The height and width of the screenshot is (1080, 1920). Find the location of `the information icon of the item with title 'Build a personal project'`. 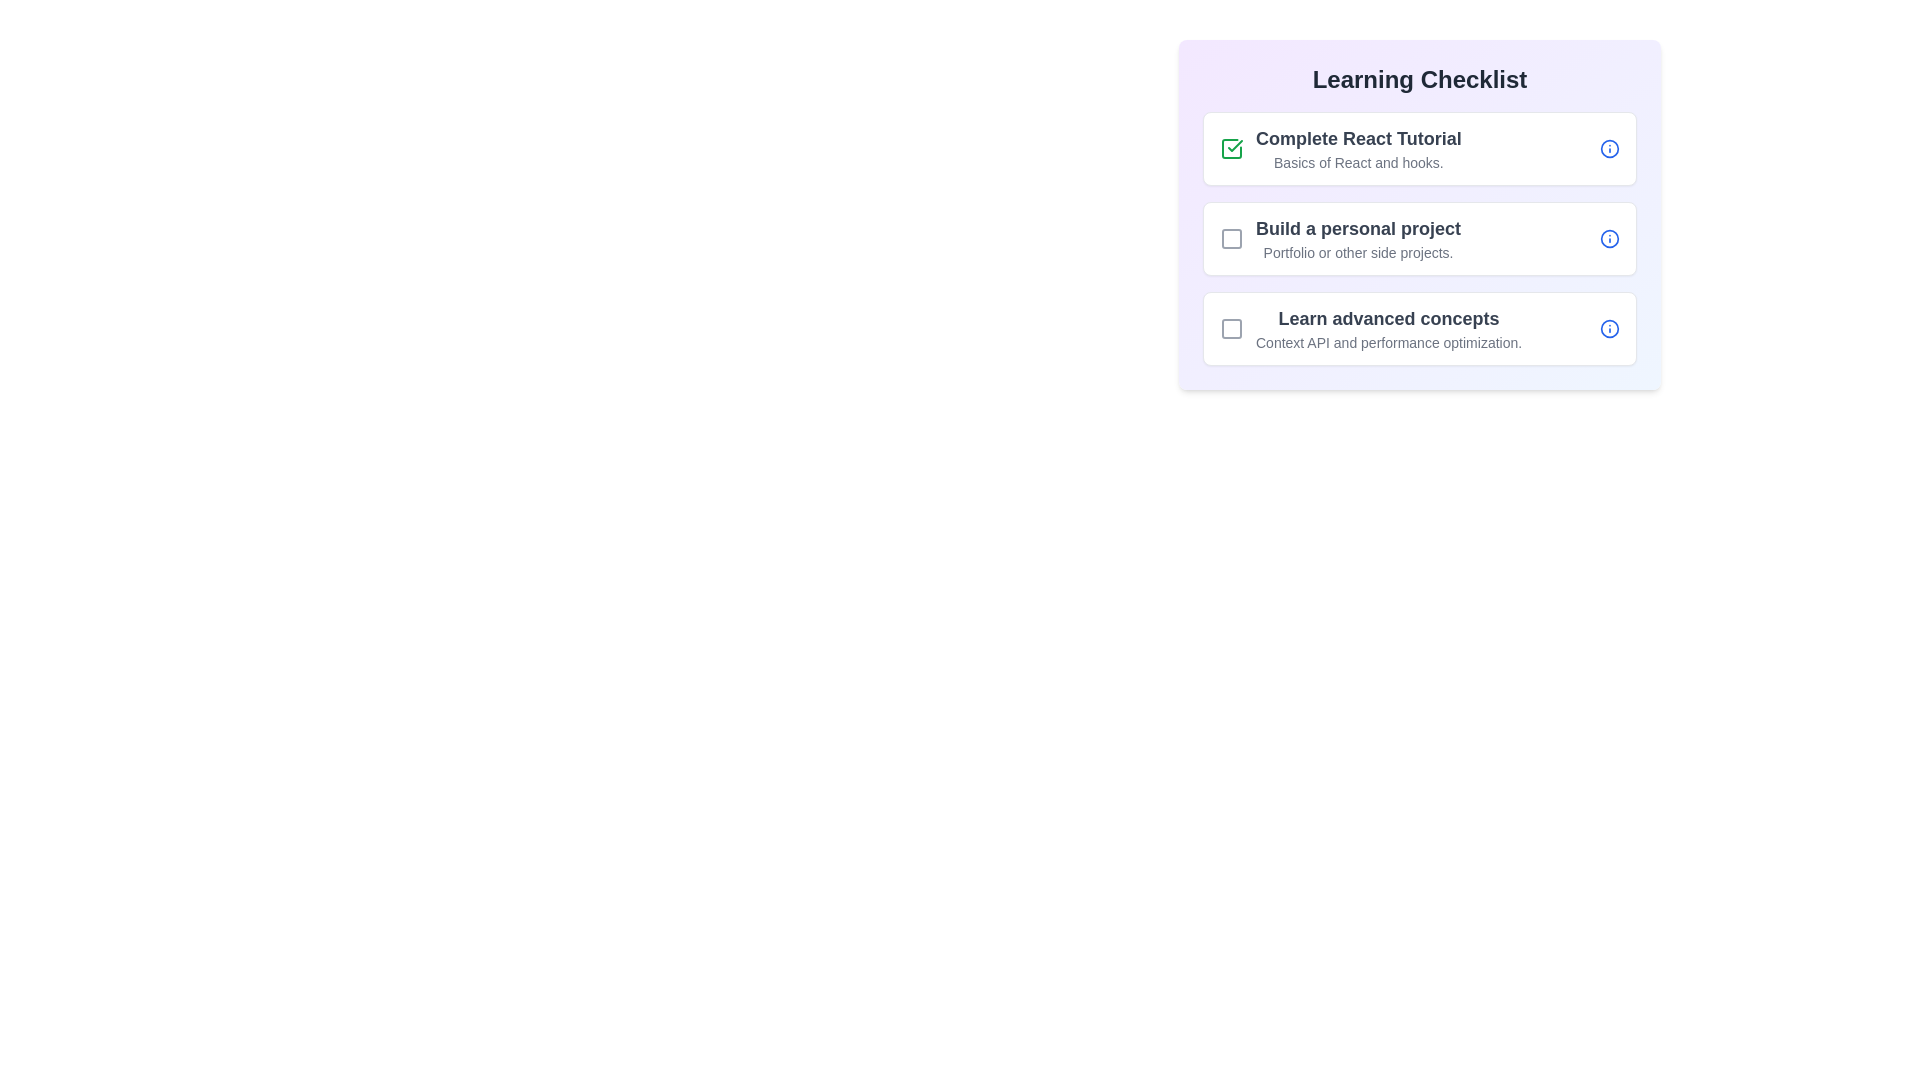

the information icon of the item with title 'Build a personal project' is located at coordinates (1609, 238).